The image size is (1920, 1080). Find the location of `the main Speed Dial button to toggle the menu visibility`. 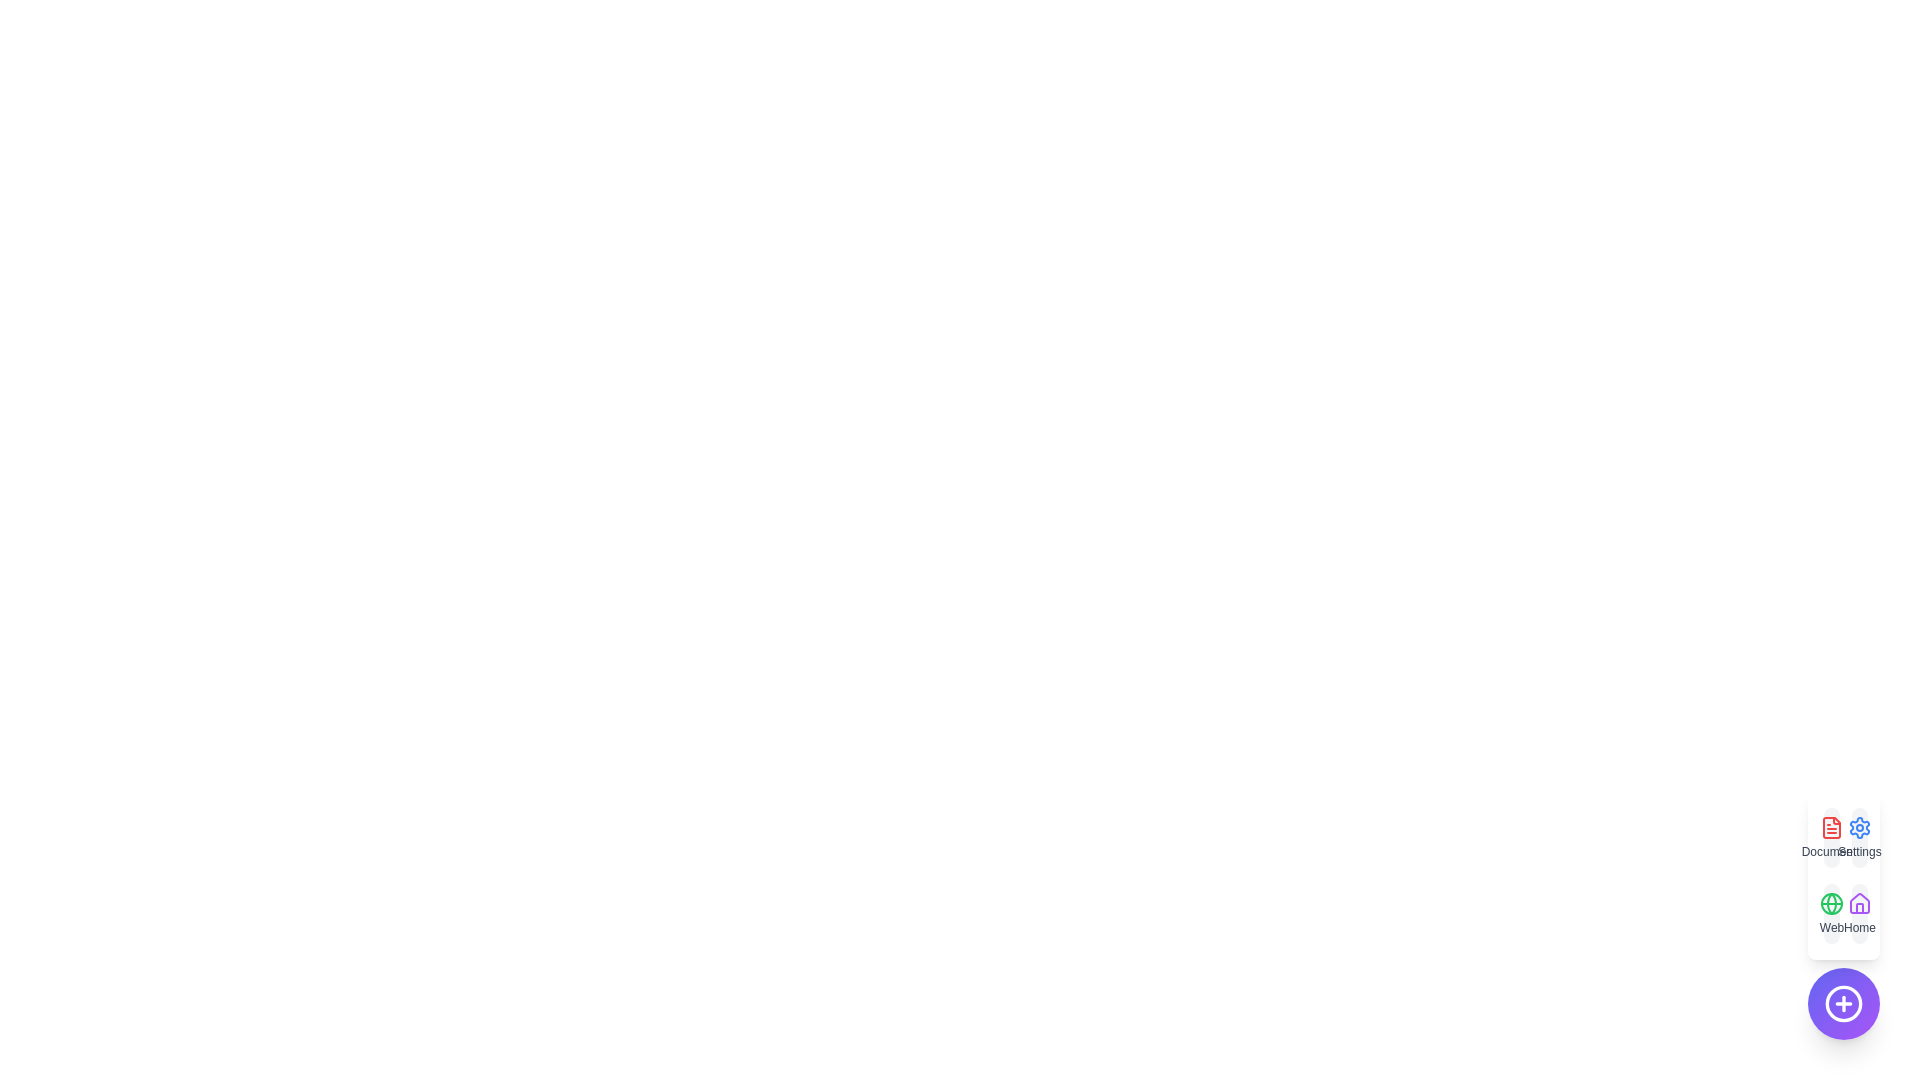

the main Speed Dial button to toggle the menu visibility is located at coordinates (1842, 1003).